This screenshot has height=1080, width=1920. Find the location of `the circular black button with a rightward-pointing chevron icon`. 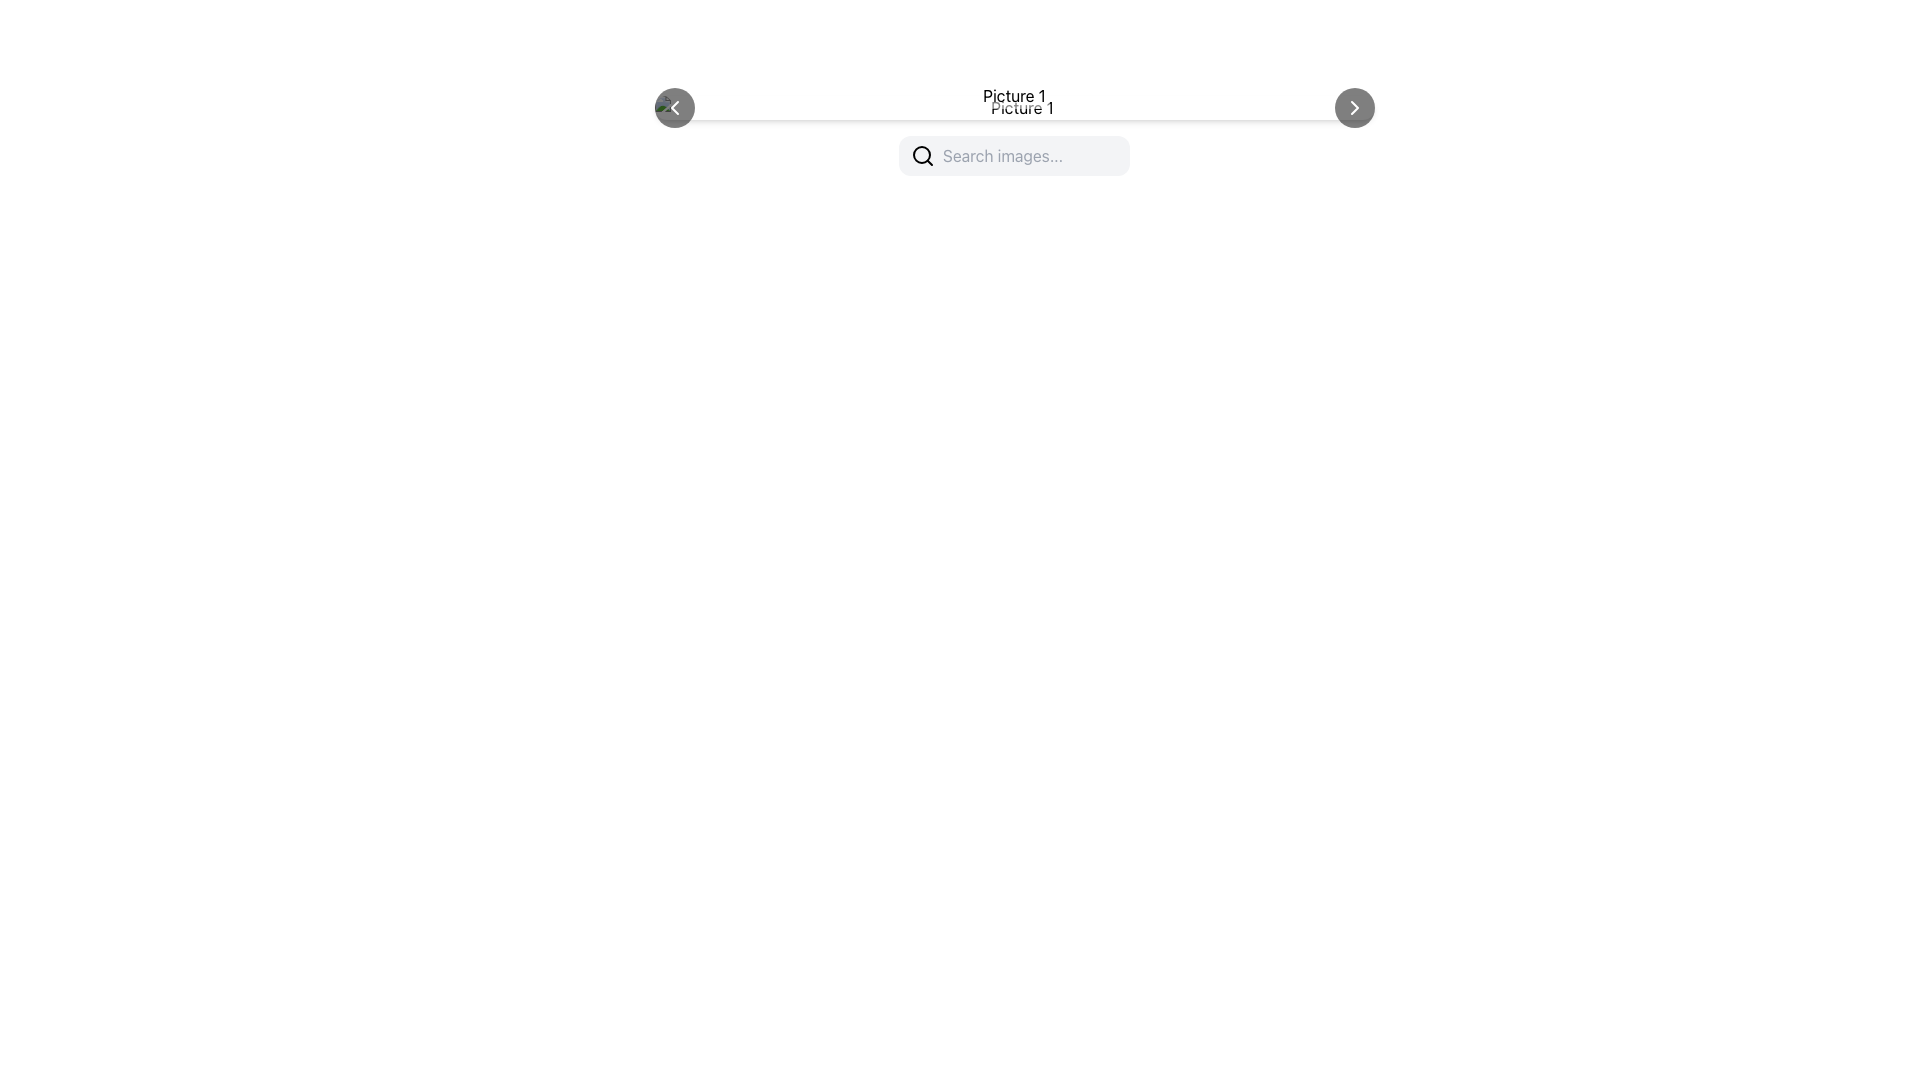

the circular black button with a rightward-pointing chevron icon is located at coordinates (1354, 108).